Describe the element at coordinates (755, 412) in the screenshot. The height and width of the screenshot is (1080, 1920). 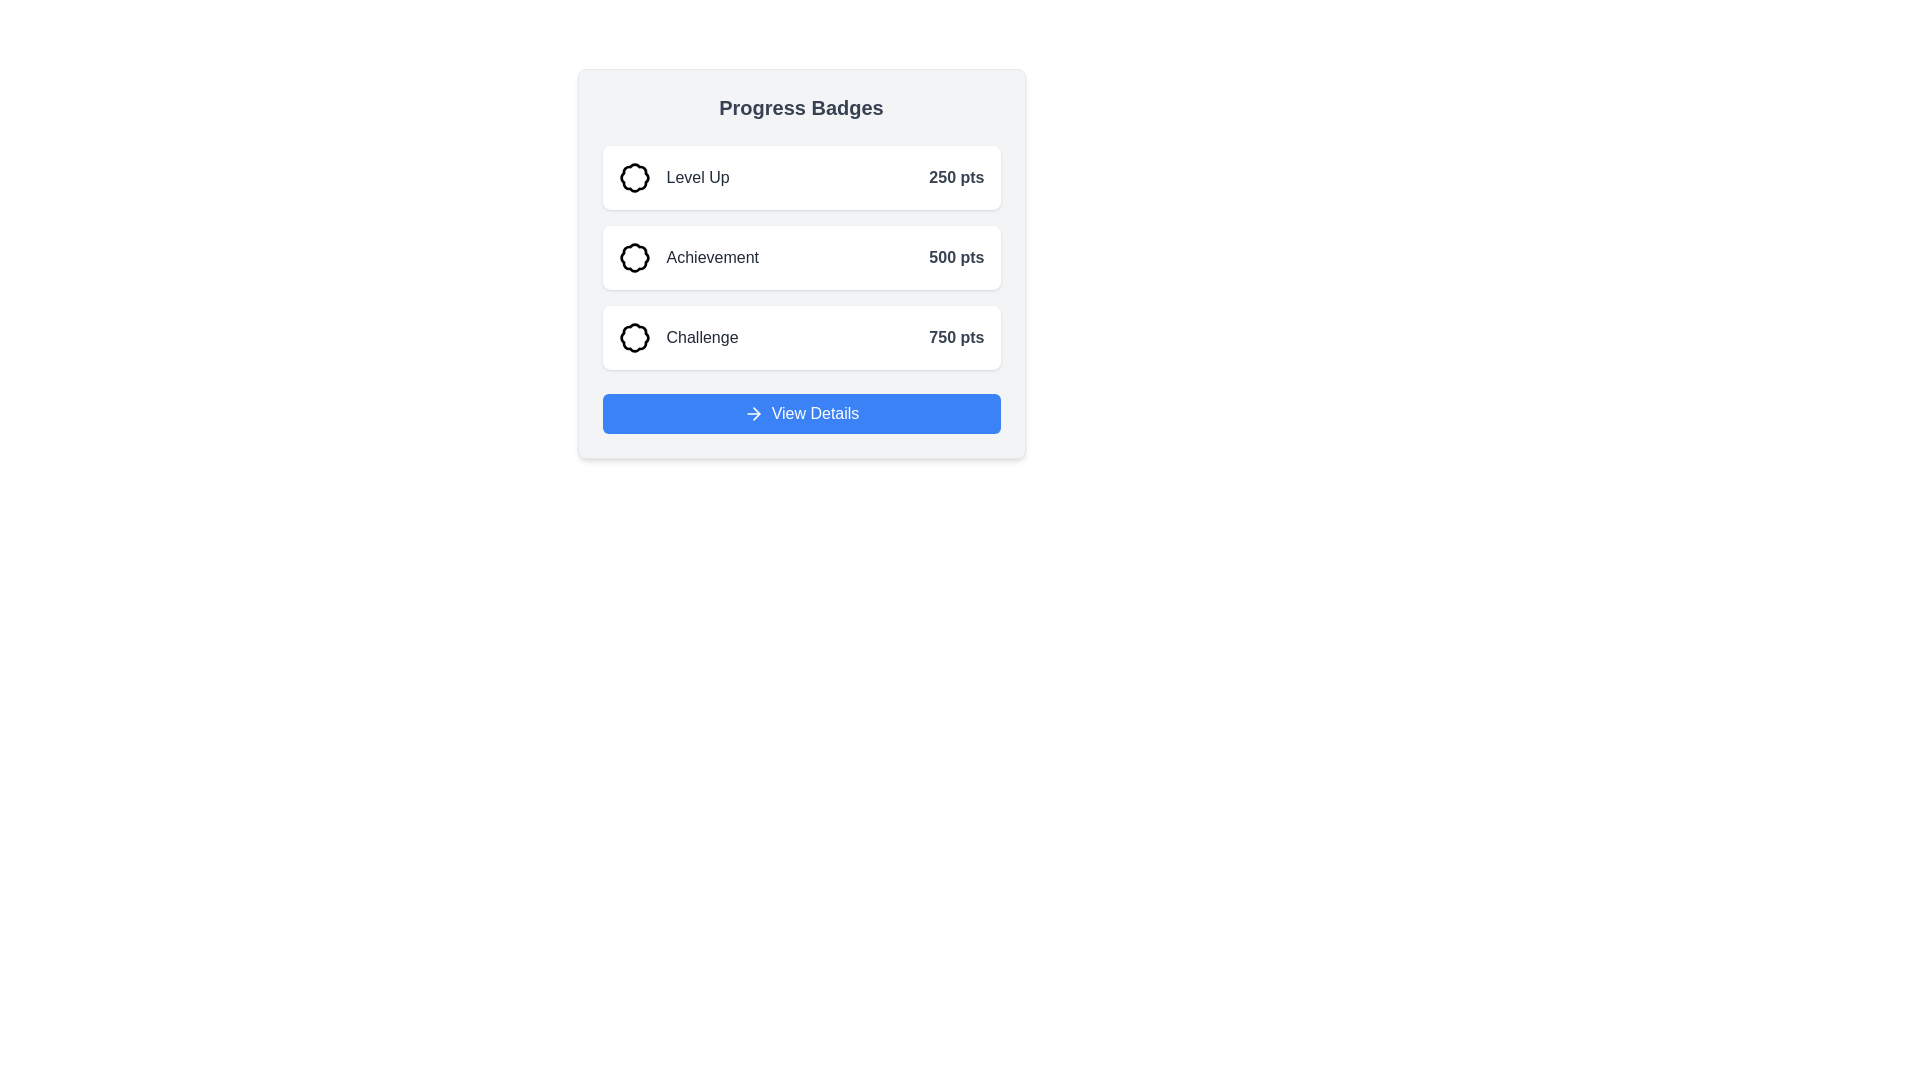
I see `the arrow icon located at the center-bottom of the layout` at that location.